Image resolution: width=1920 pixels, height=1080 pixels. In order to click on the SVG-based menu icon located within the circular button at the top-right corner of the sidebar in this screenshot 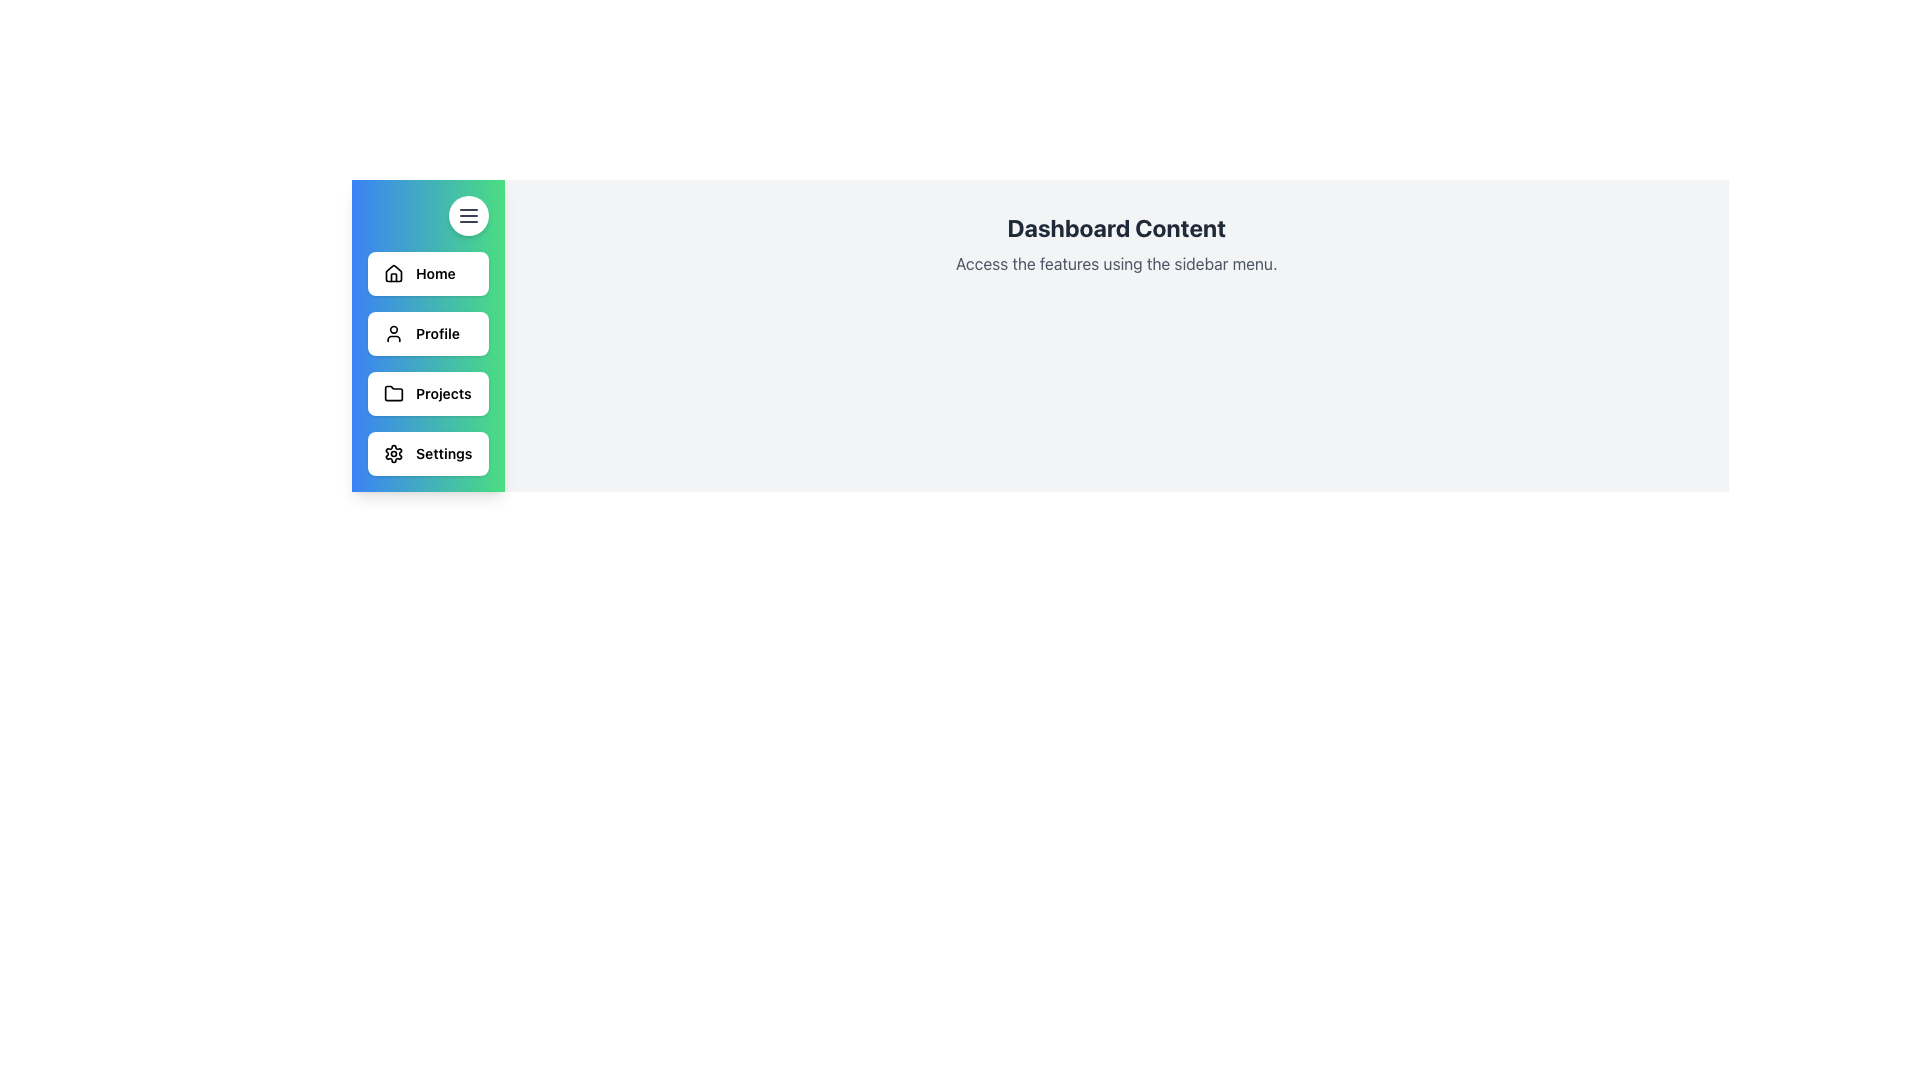, I will do `click(467, 216)`.